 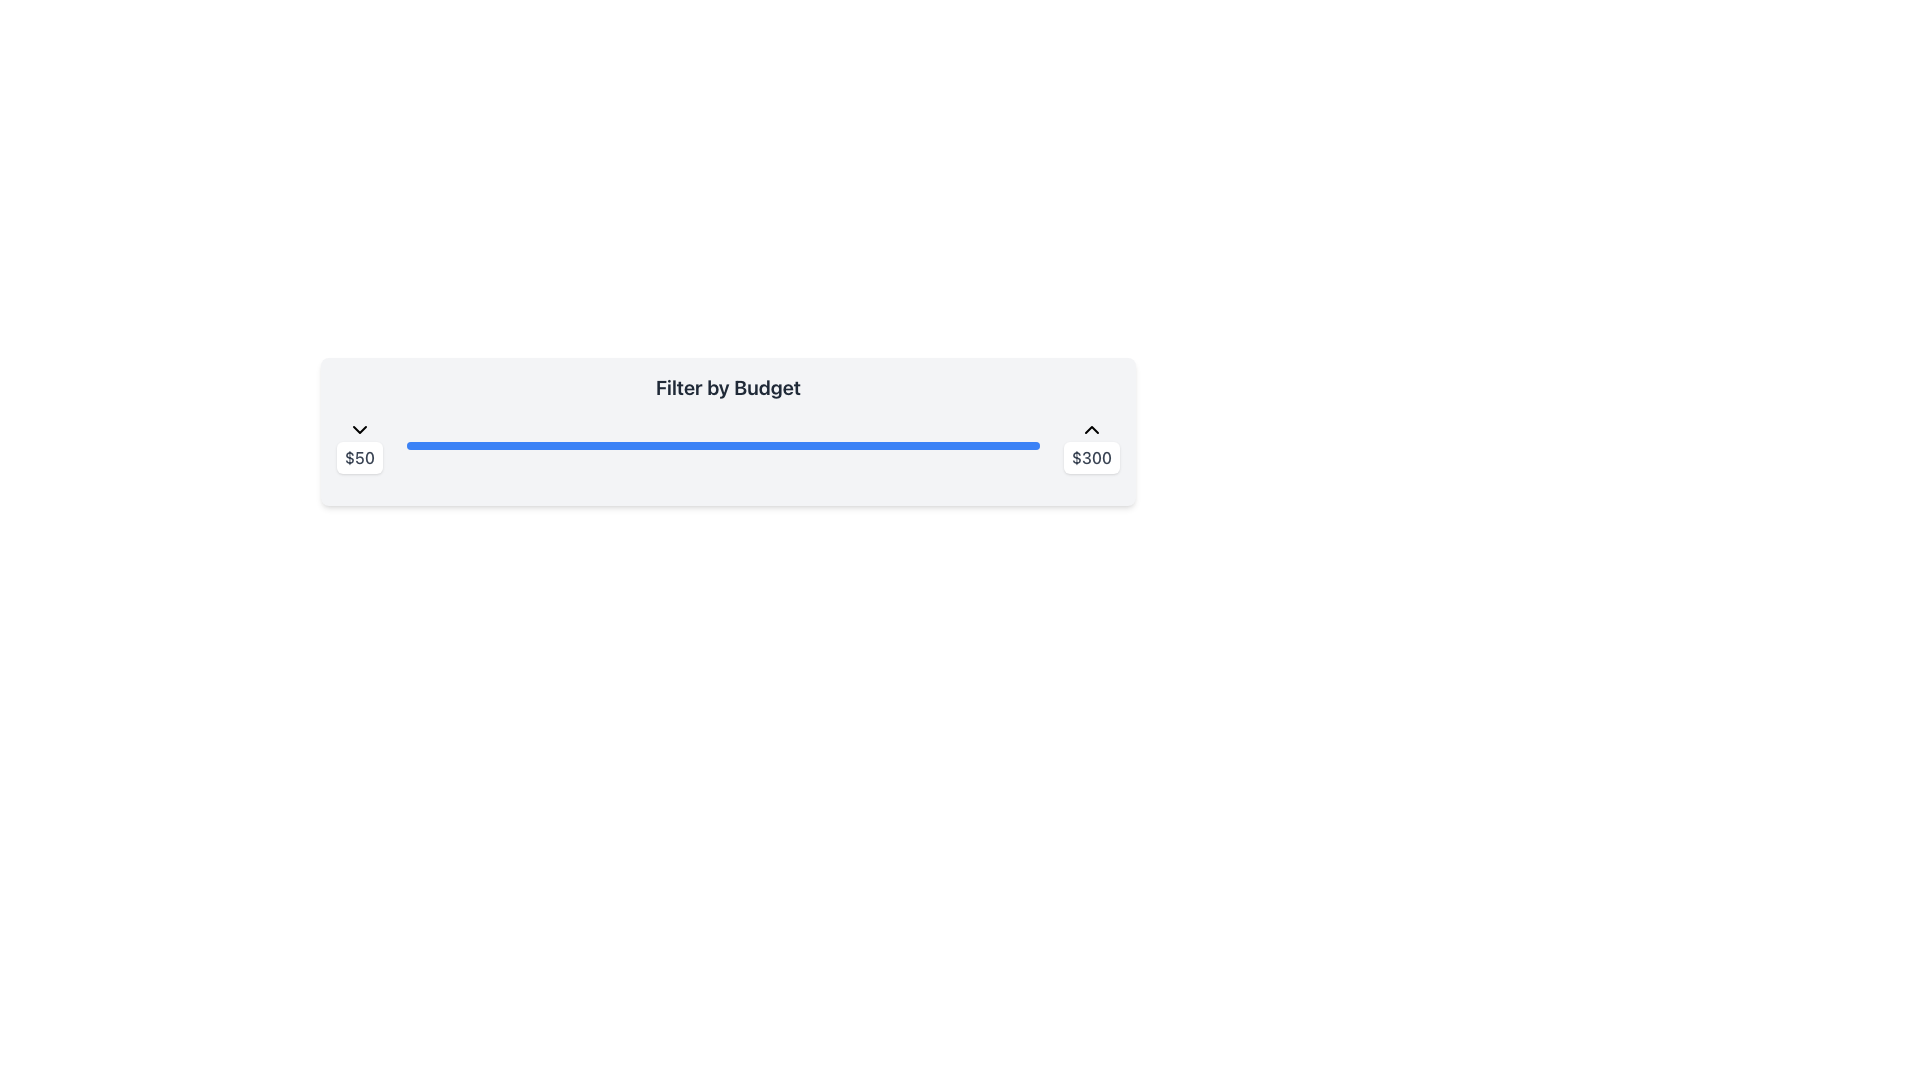 What do you see at coordinates (979, 445) in the screenshot?
I see `the budget filter` at bounding box center [979, 445].